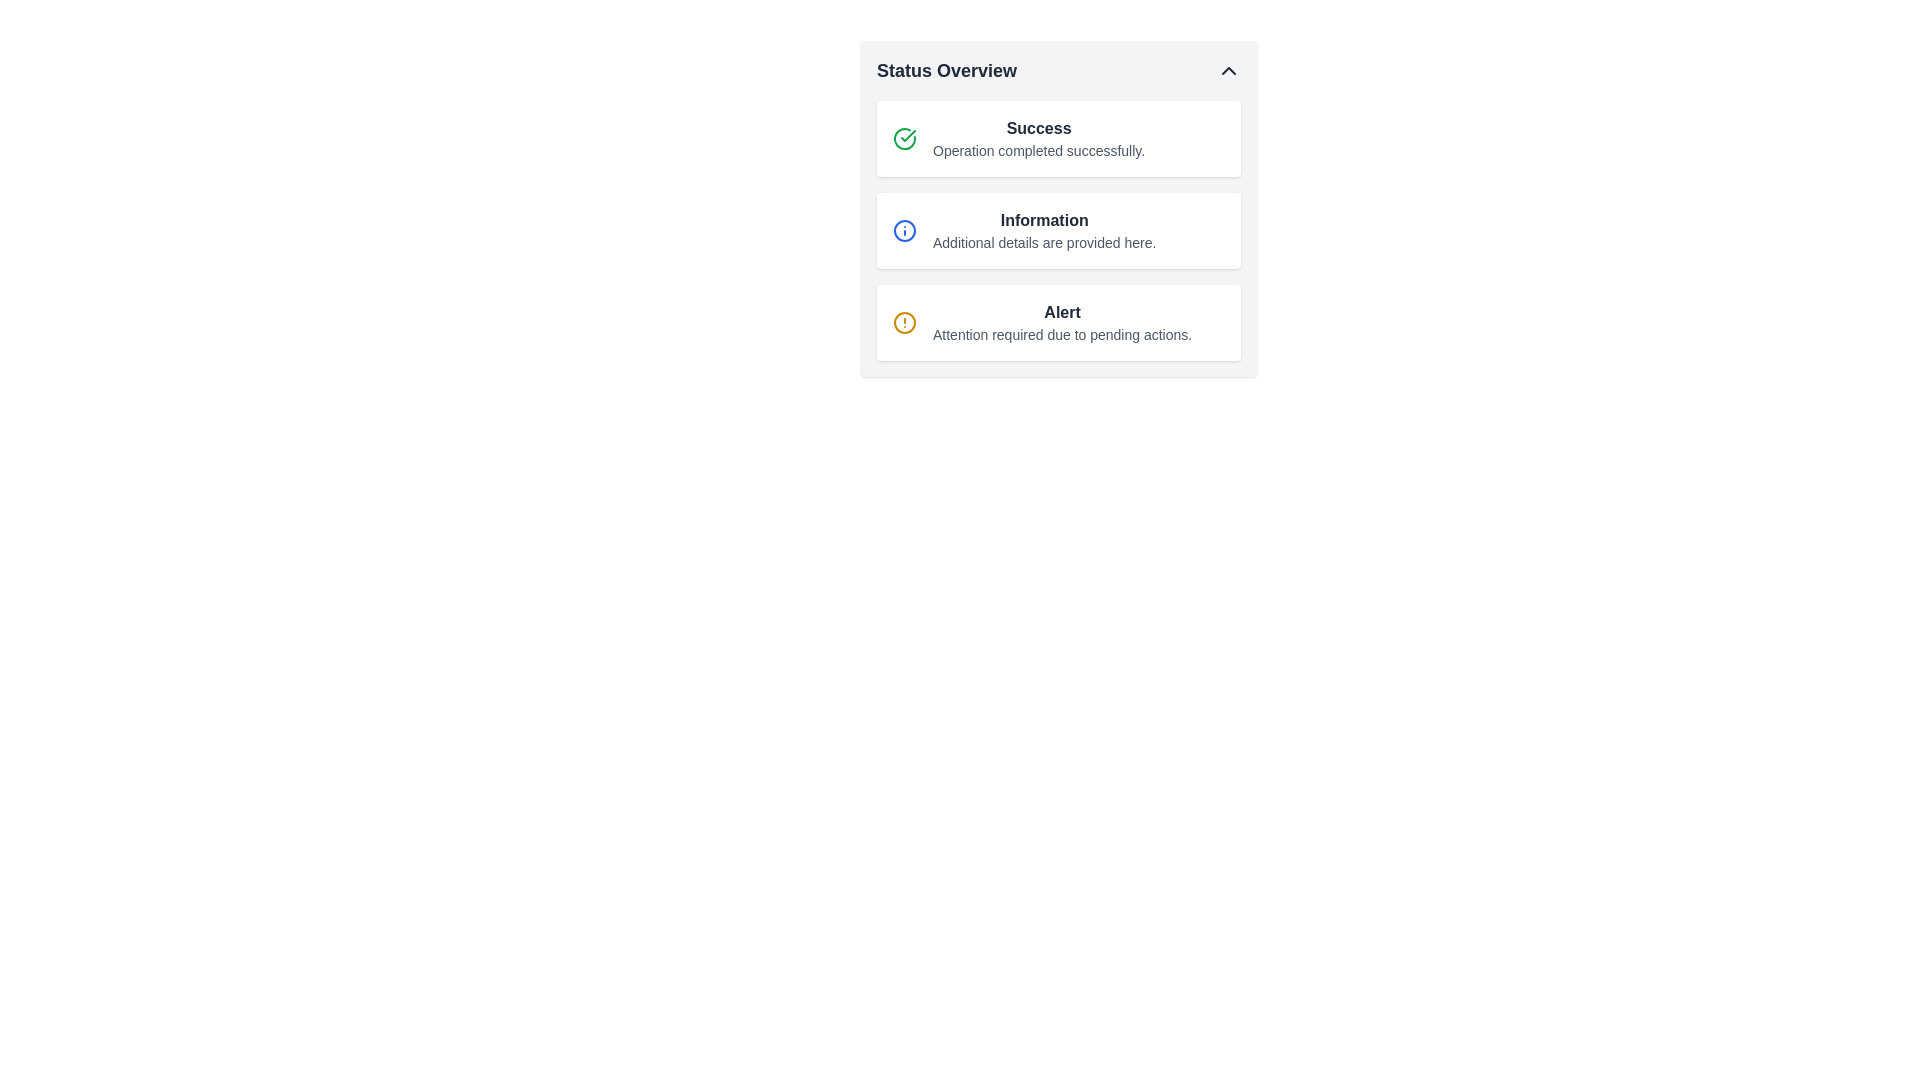 Image resolution: width=1920 pixels, height=1080 pixels. What do you see at coordinates (1058, 137) in the screenshot?
I see `notification message box that has a white background, rounded corners, and contains a green checkmark icon, with the title 'Success' and text 'Operation completed successfully.'` at bounding box center [1058, 137].